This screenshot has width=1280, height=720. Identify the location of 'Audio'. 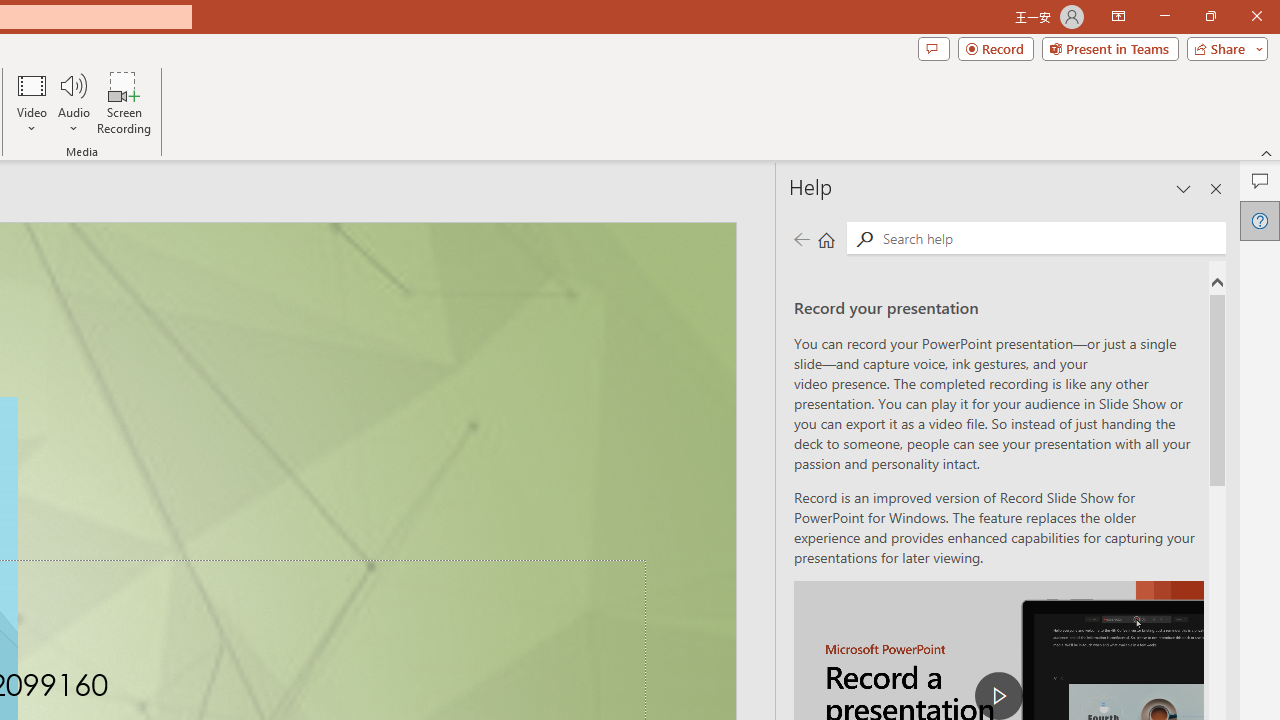
(73, 103).